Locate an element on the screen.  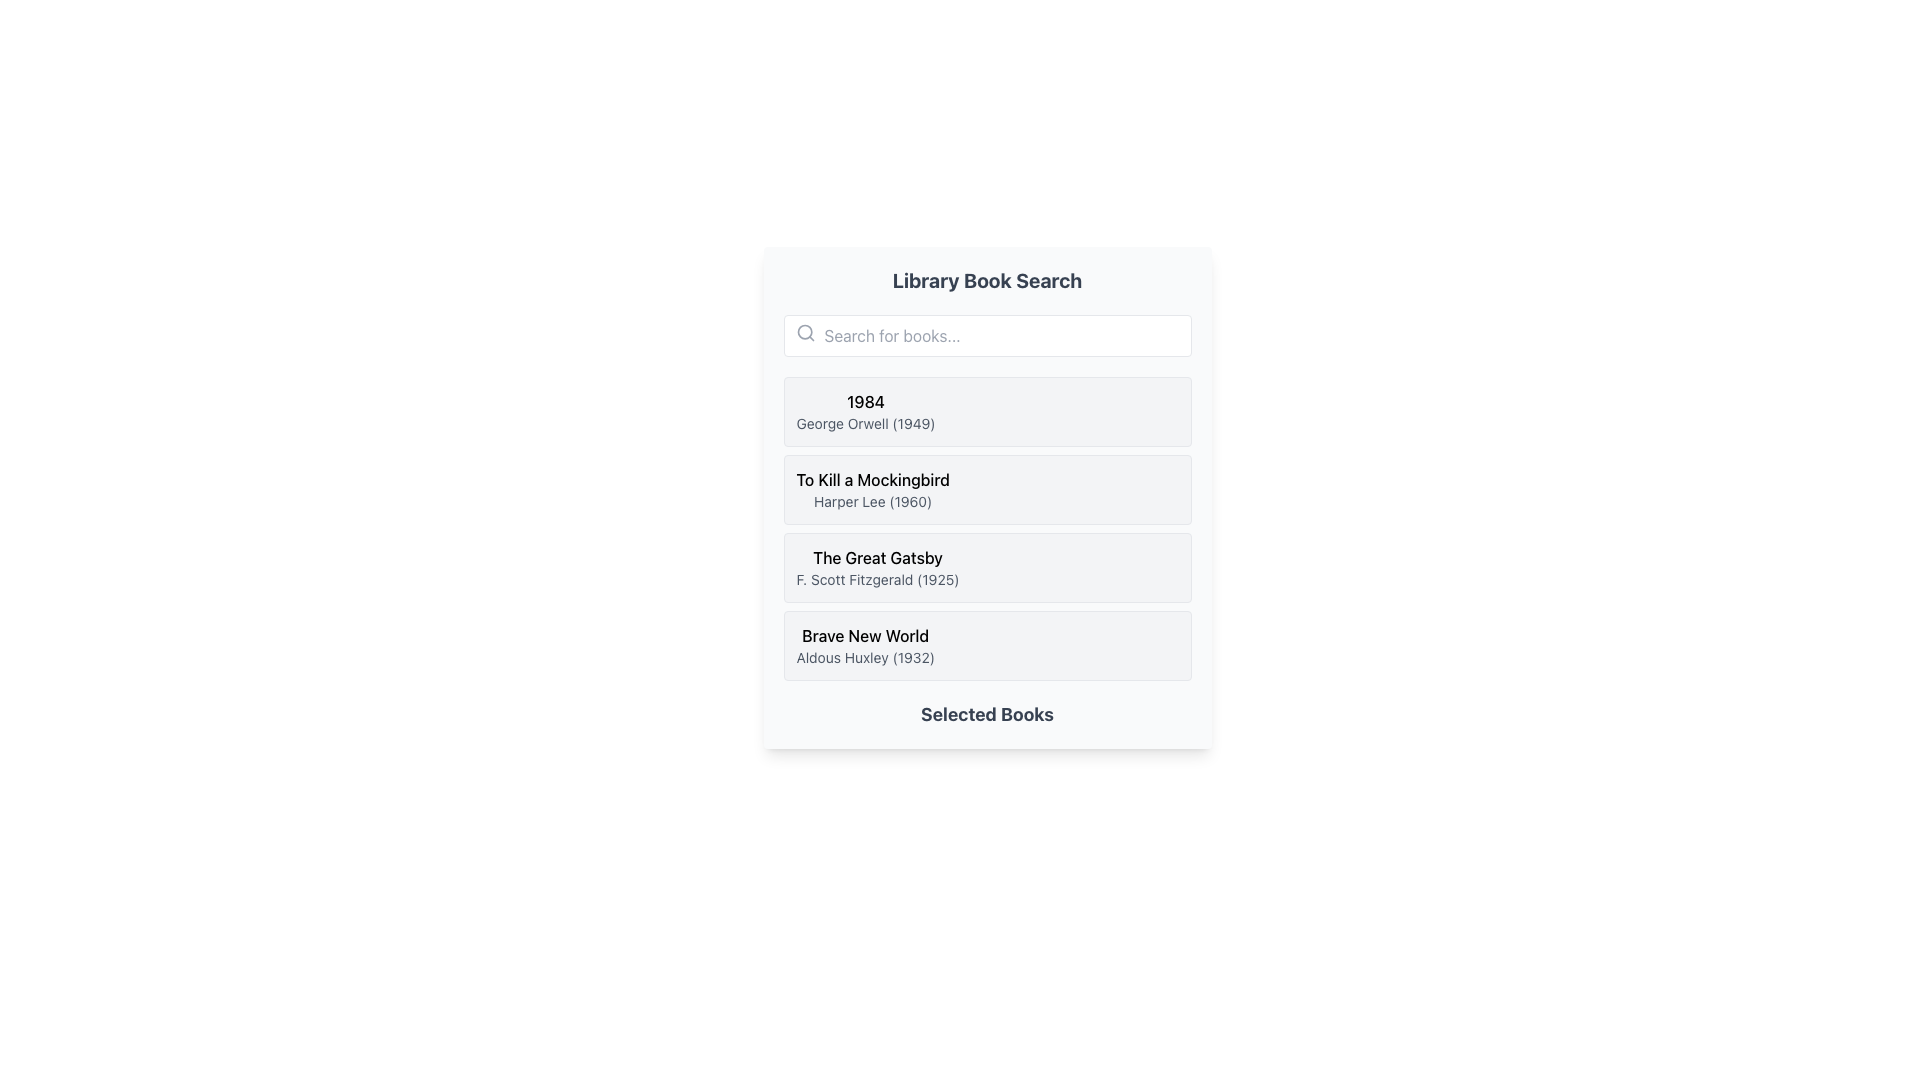
the text label that serves as the title of the second book entry in the library list, which is positioned above 'Harper Lee (1960)' and below '1984' is located at coordinates (873, 479).